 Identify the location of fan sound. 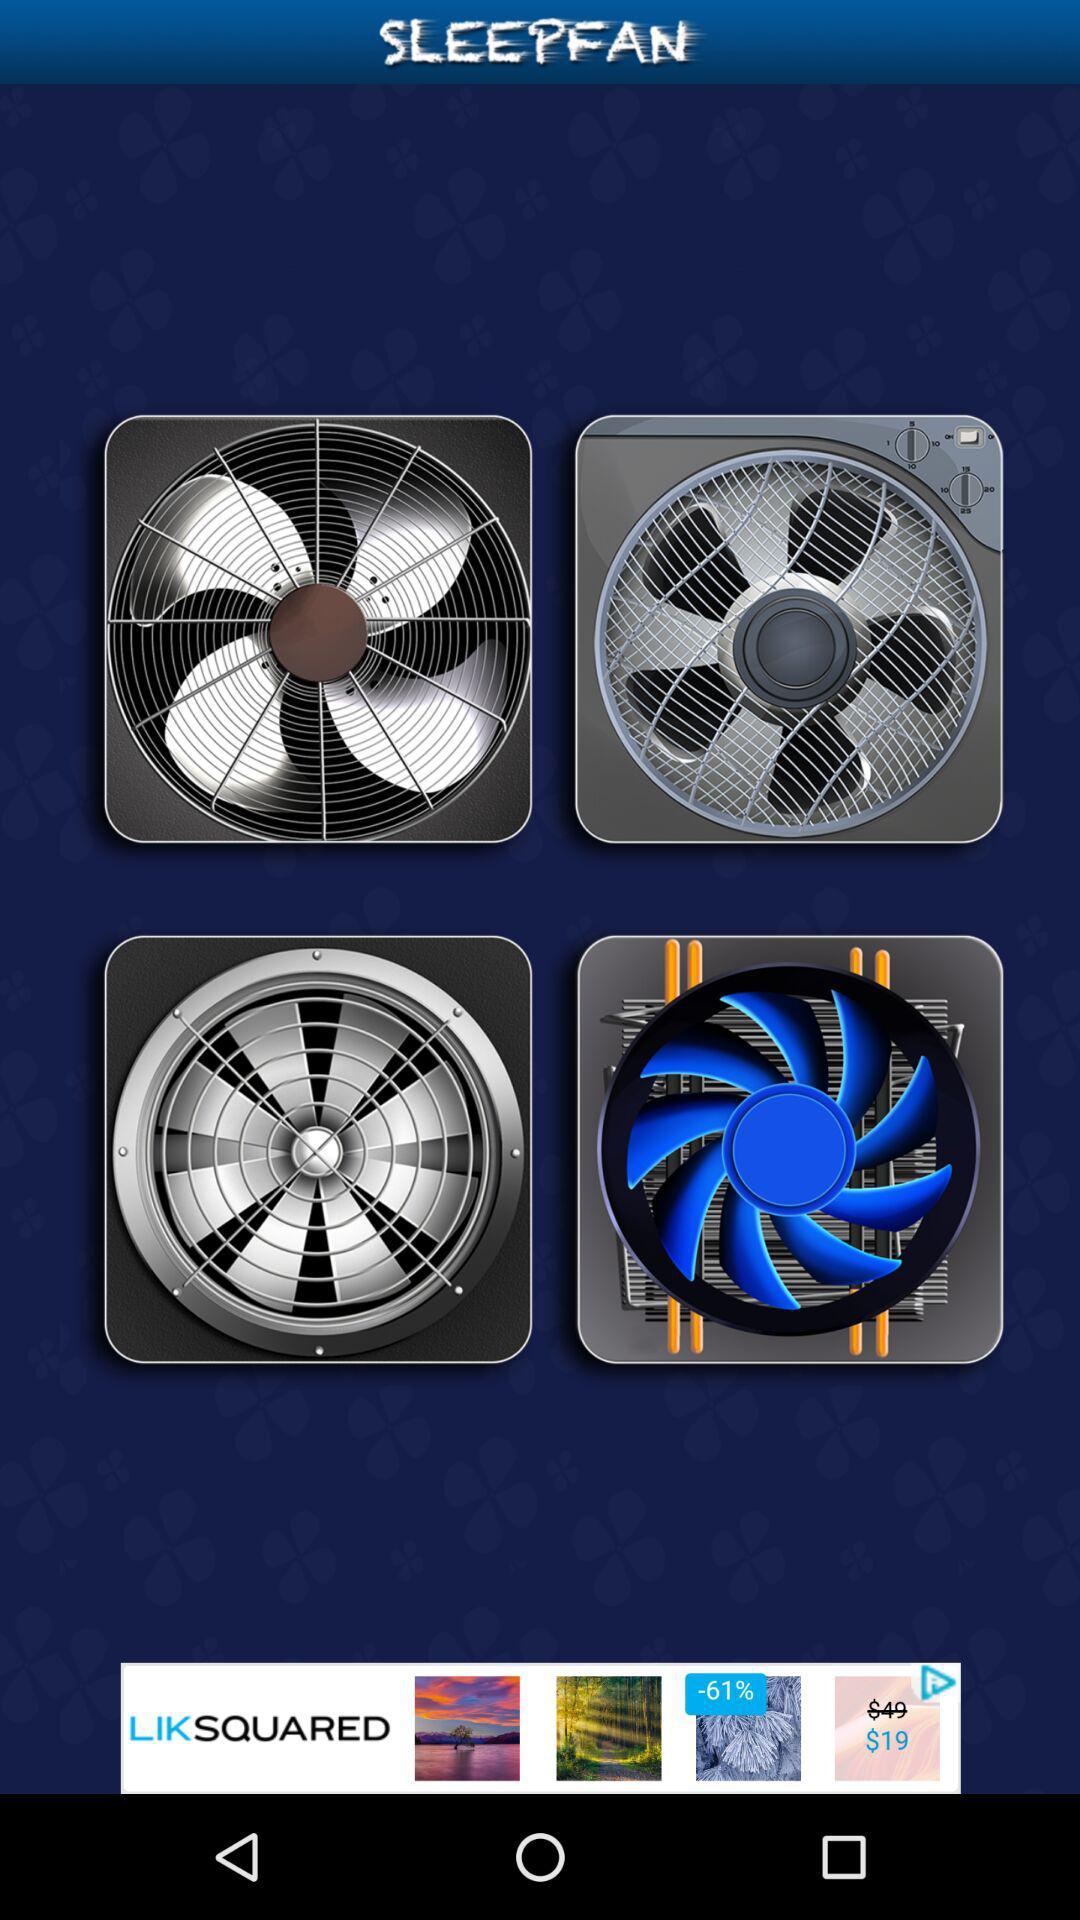
(774, 635).